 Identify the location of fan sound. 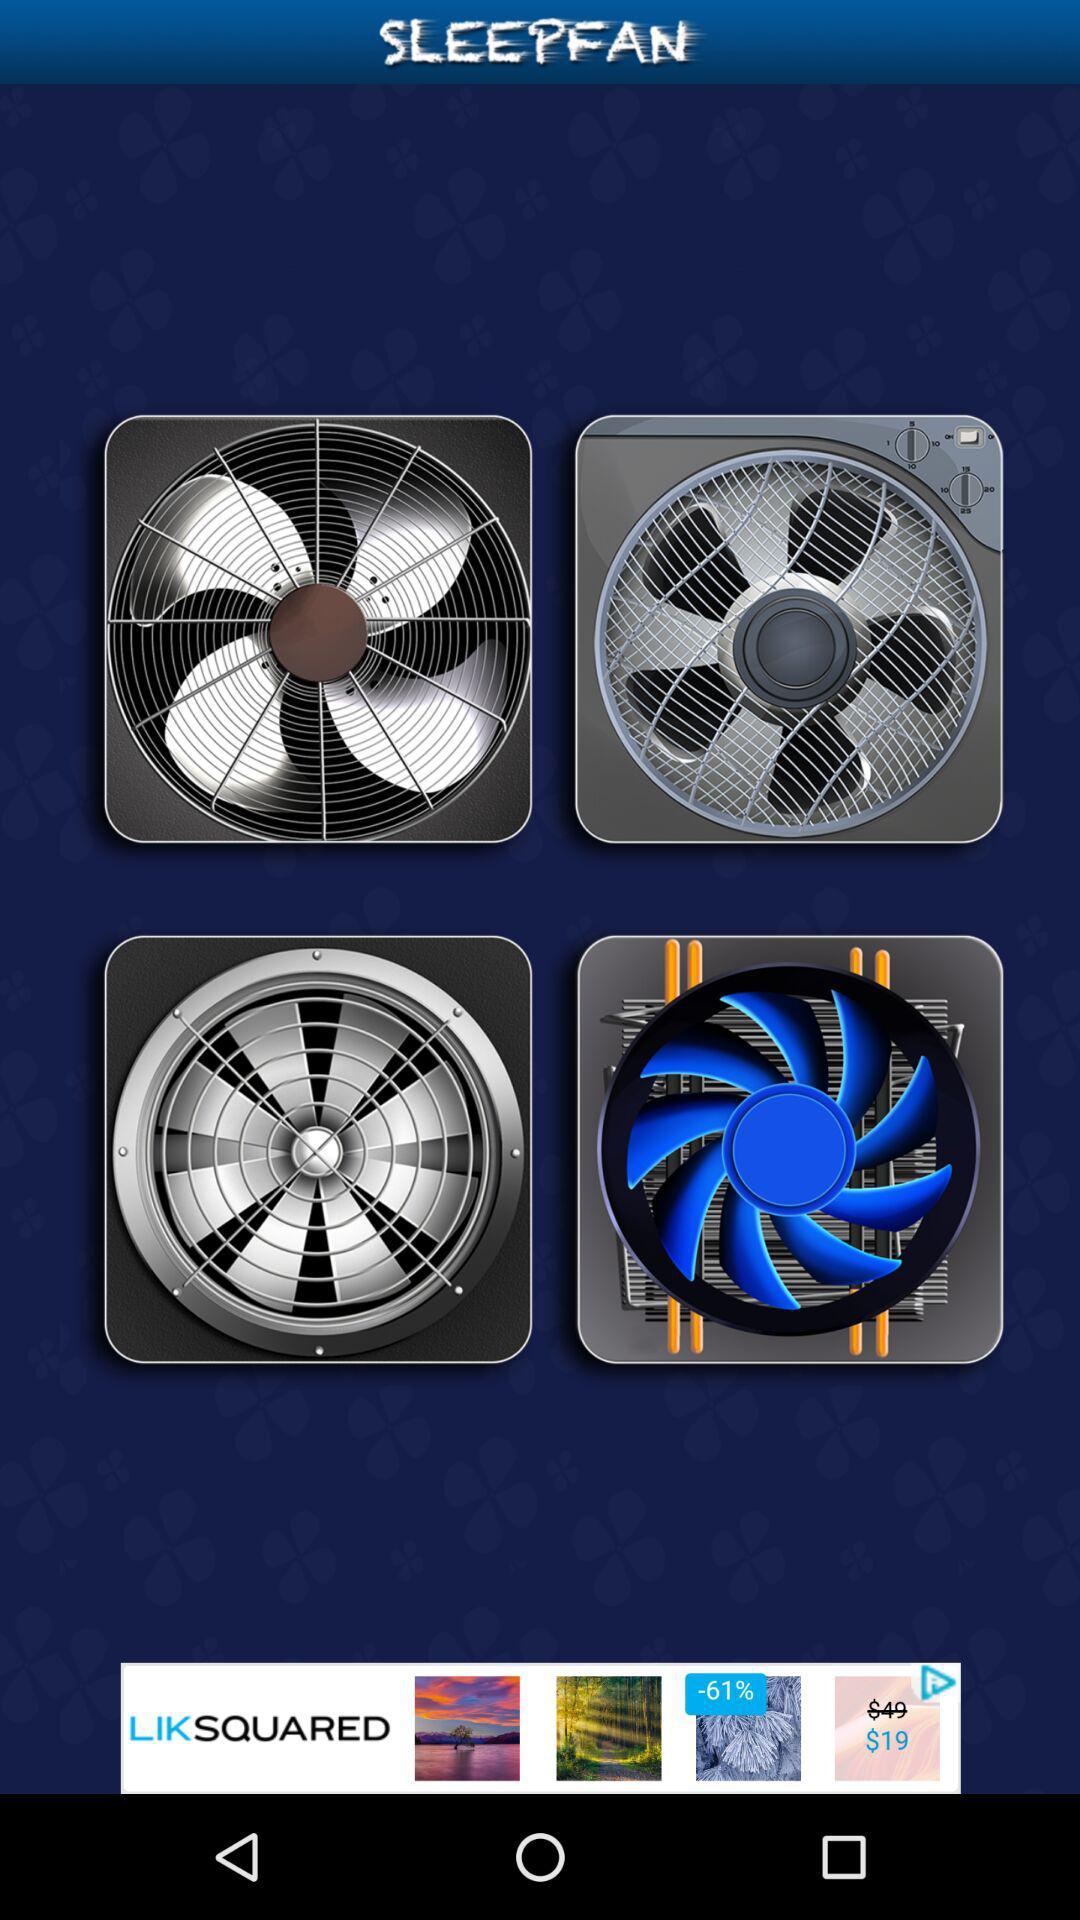
(774, 635).